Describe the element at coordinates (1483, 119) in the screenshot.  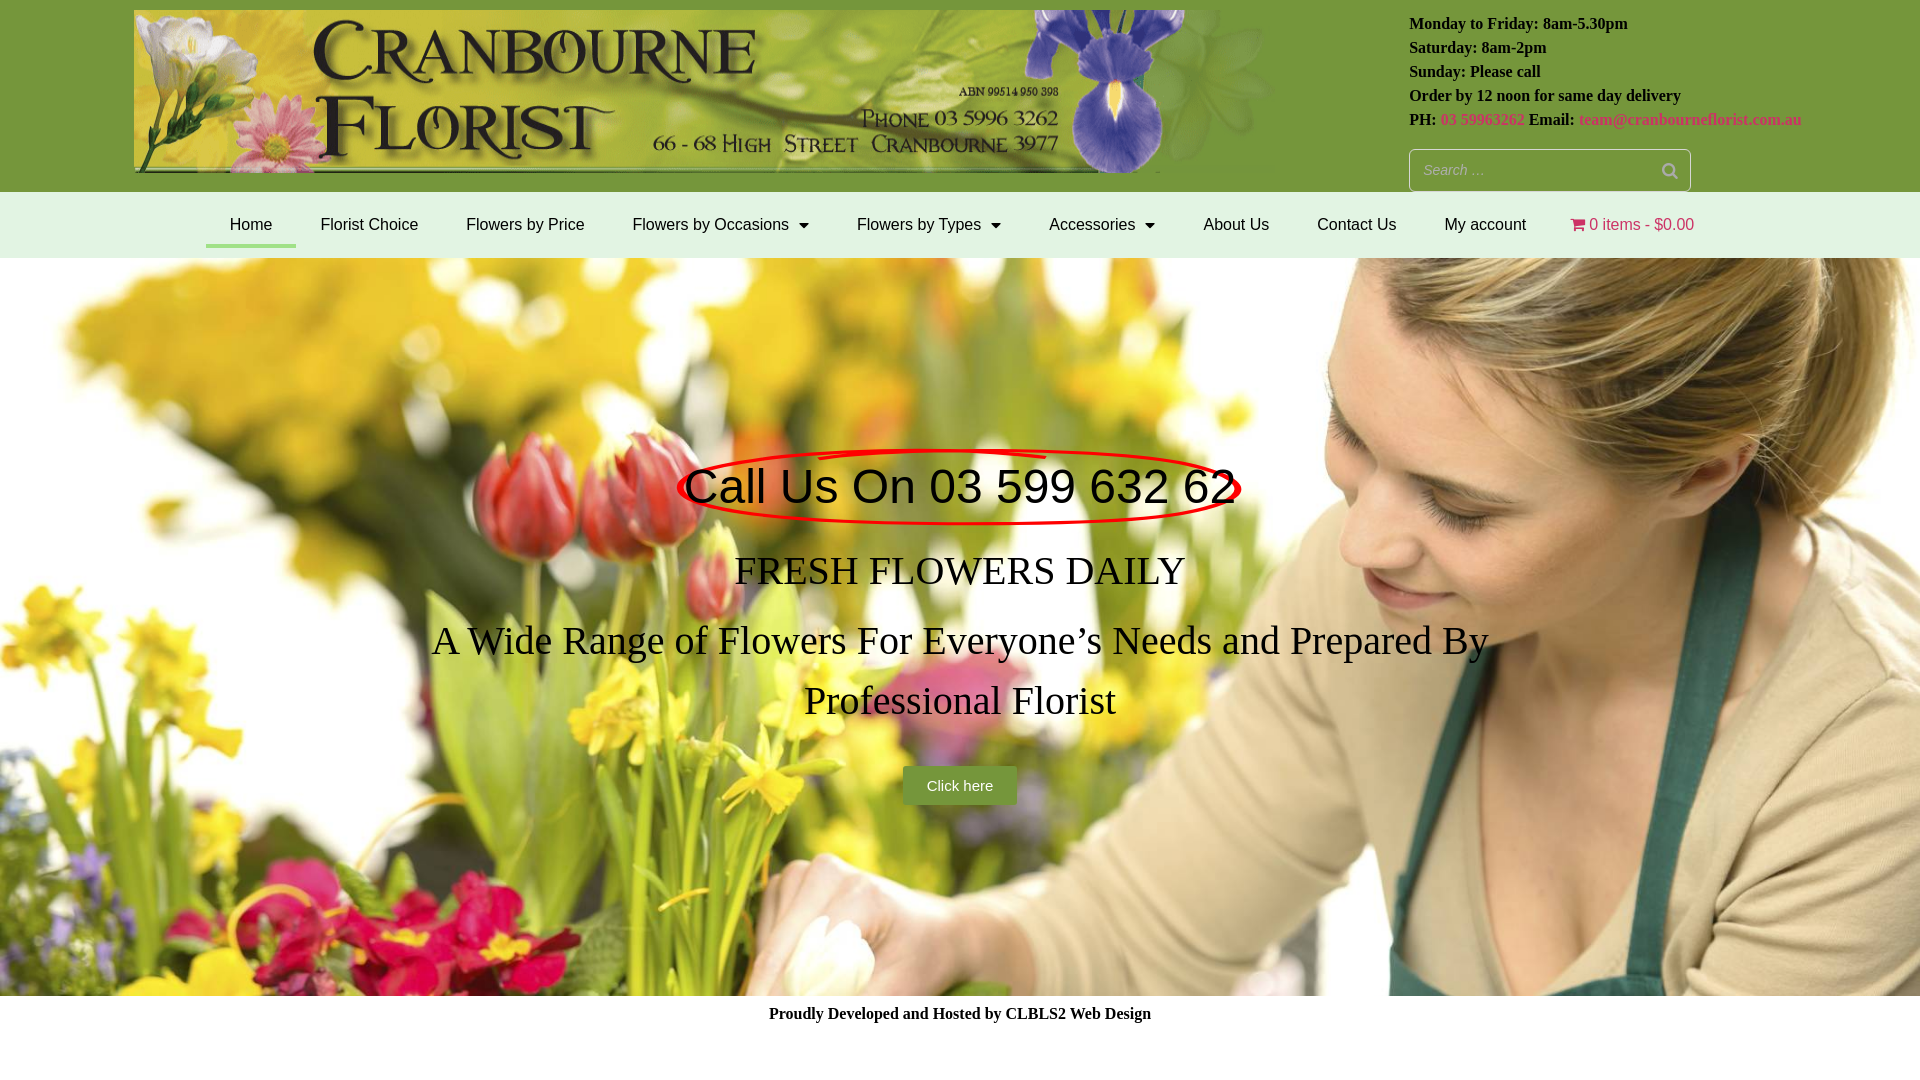
I see `'03 59963262'` at that location.